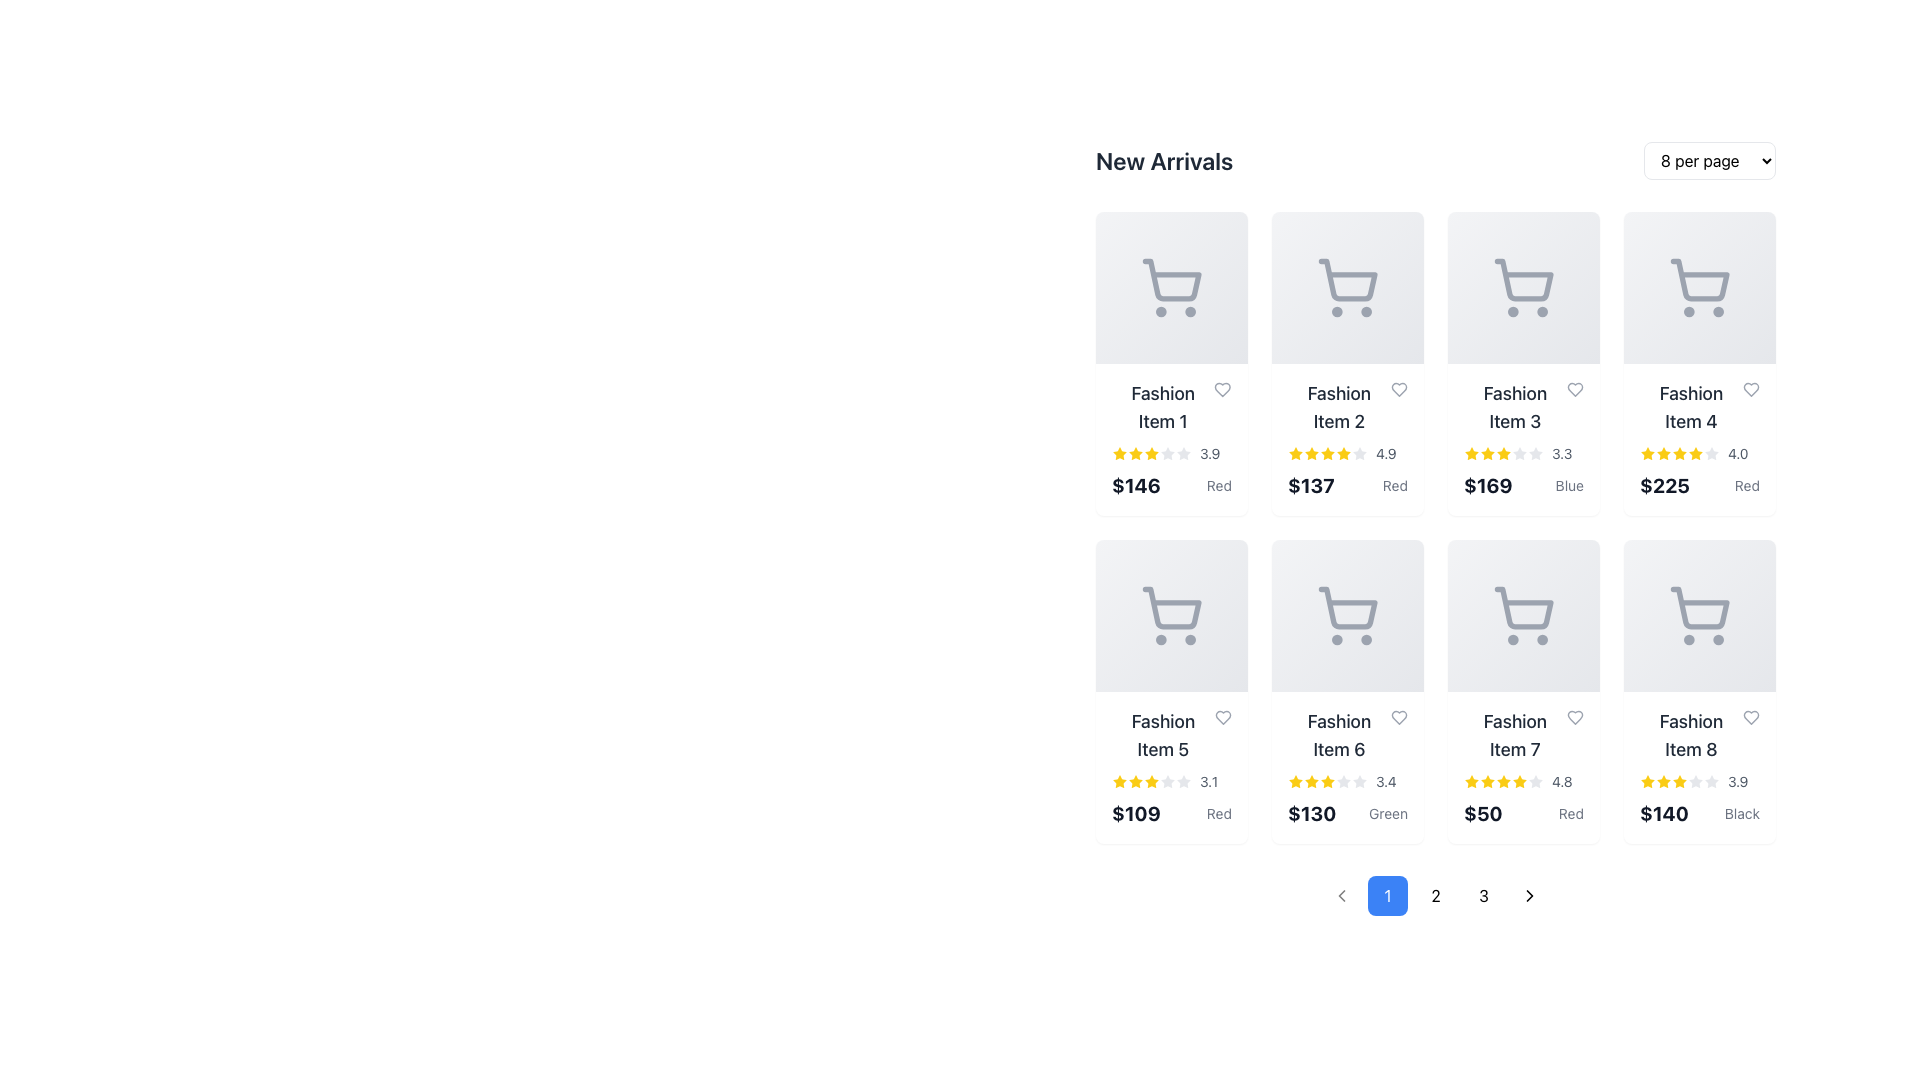  What do you see at coordinates (1711, 454) in the screenshot?
I see `the fifth unselected star icon in the rating component of the 'Fashion Item 4' card located in the first row and fourth column of the products grid` at bounding box center [1711, 454].